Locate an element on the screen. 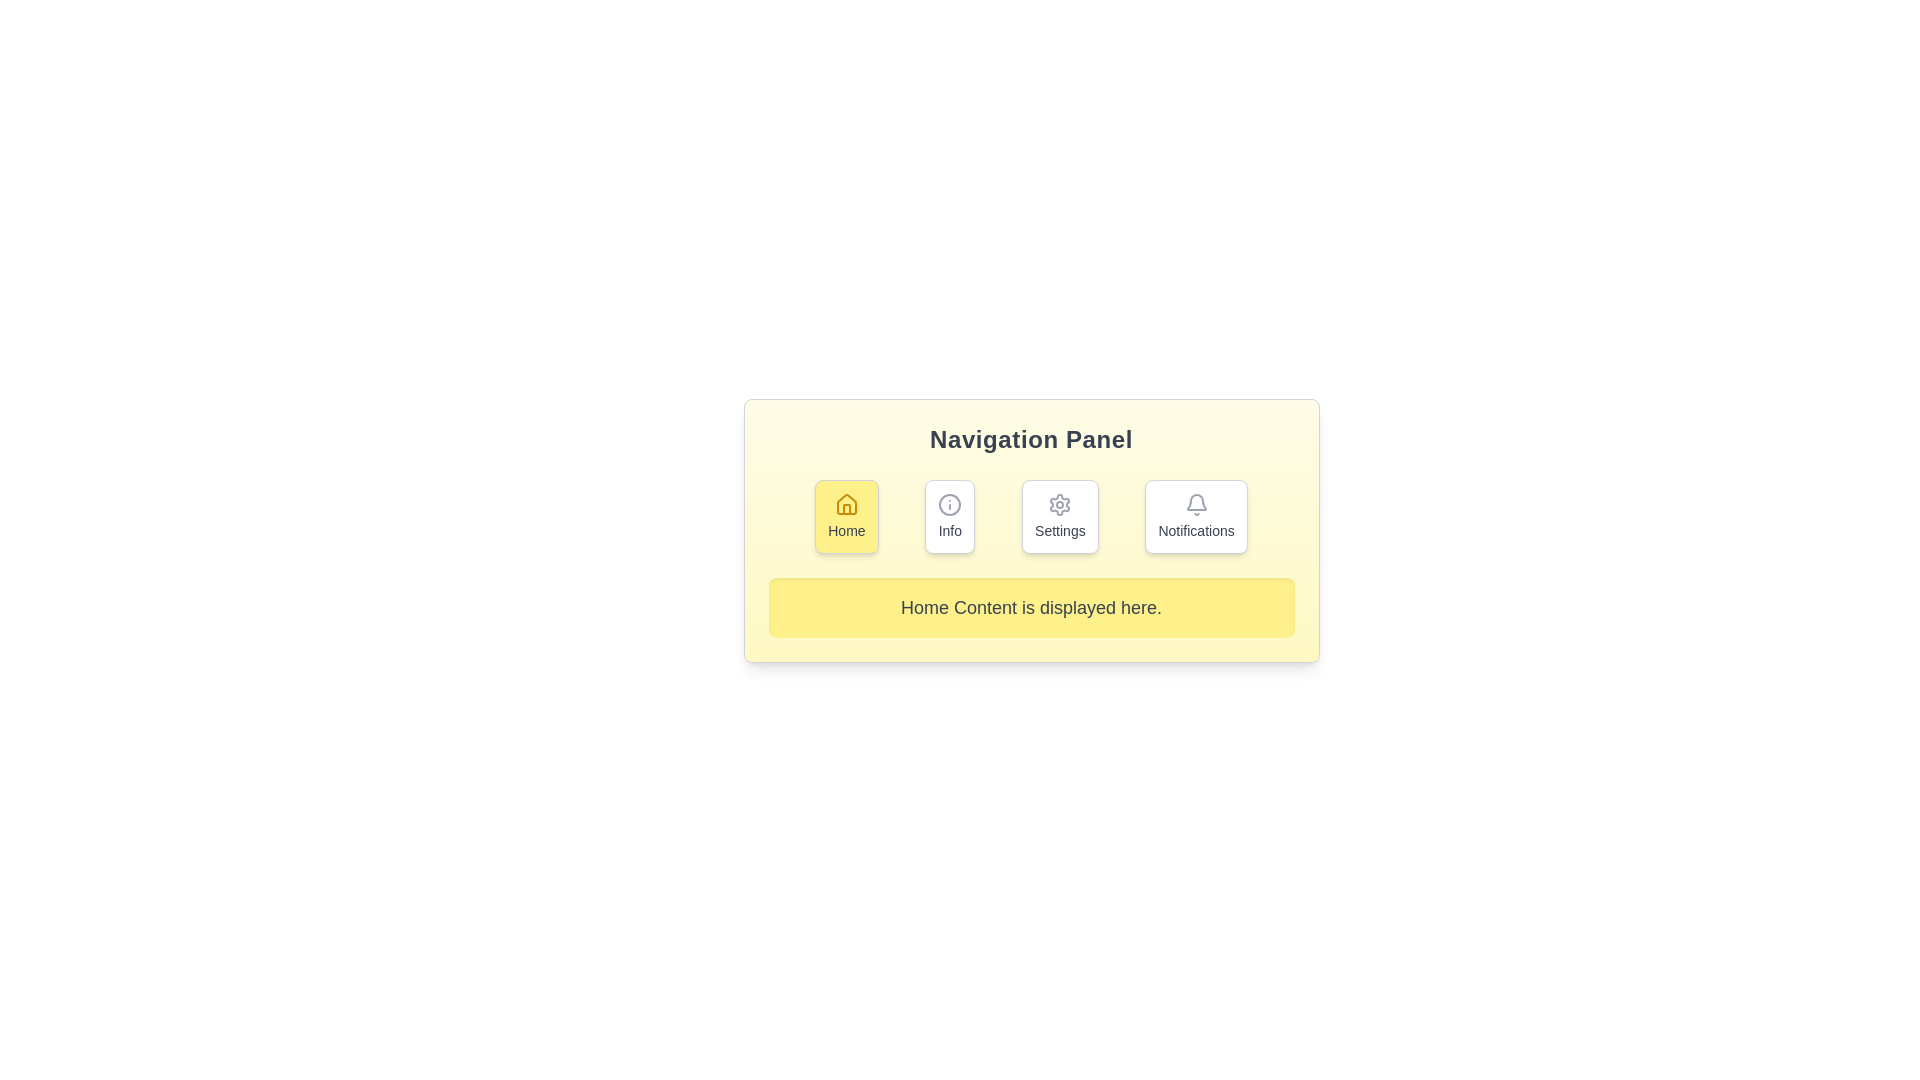  the 'Info' button, which is the second button from the left in a horizontal set of four buttons, styled with a white background and an 'i' symbol for information is located at coordinates (949, 515).